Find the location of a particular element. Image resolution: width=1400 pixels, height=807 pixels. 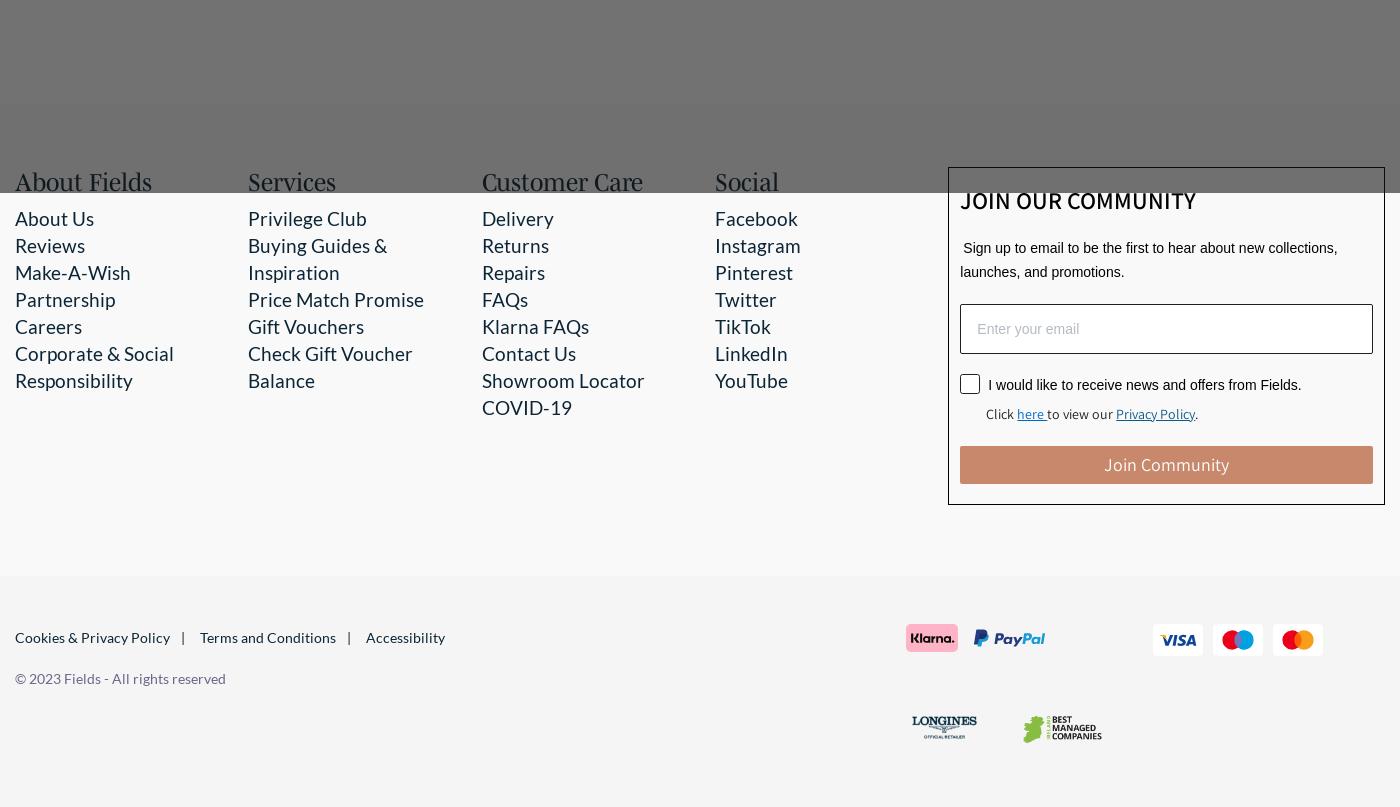

'Contact Us' is located at coordinates (527, 352).